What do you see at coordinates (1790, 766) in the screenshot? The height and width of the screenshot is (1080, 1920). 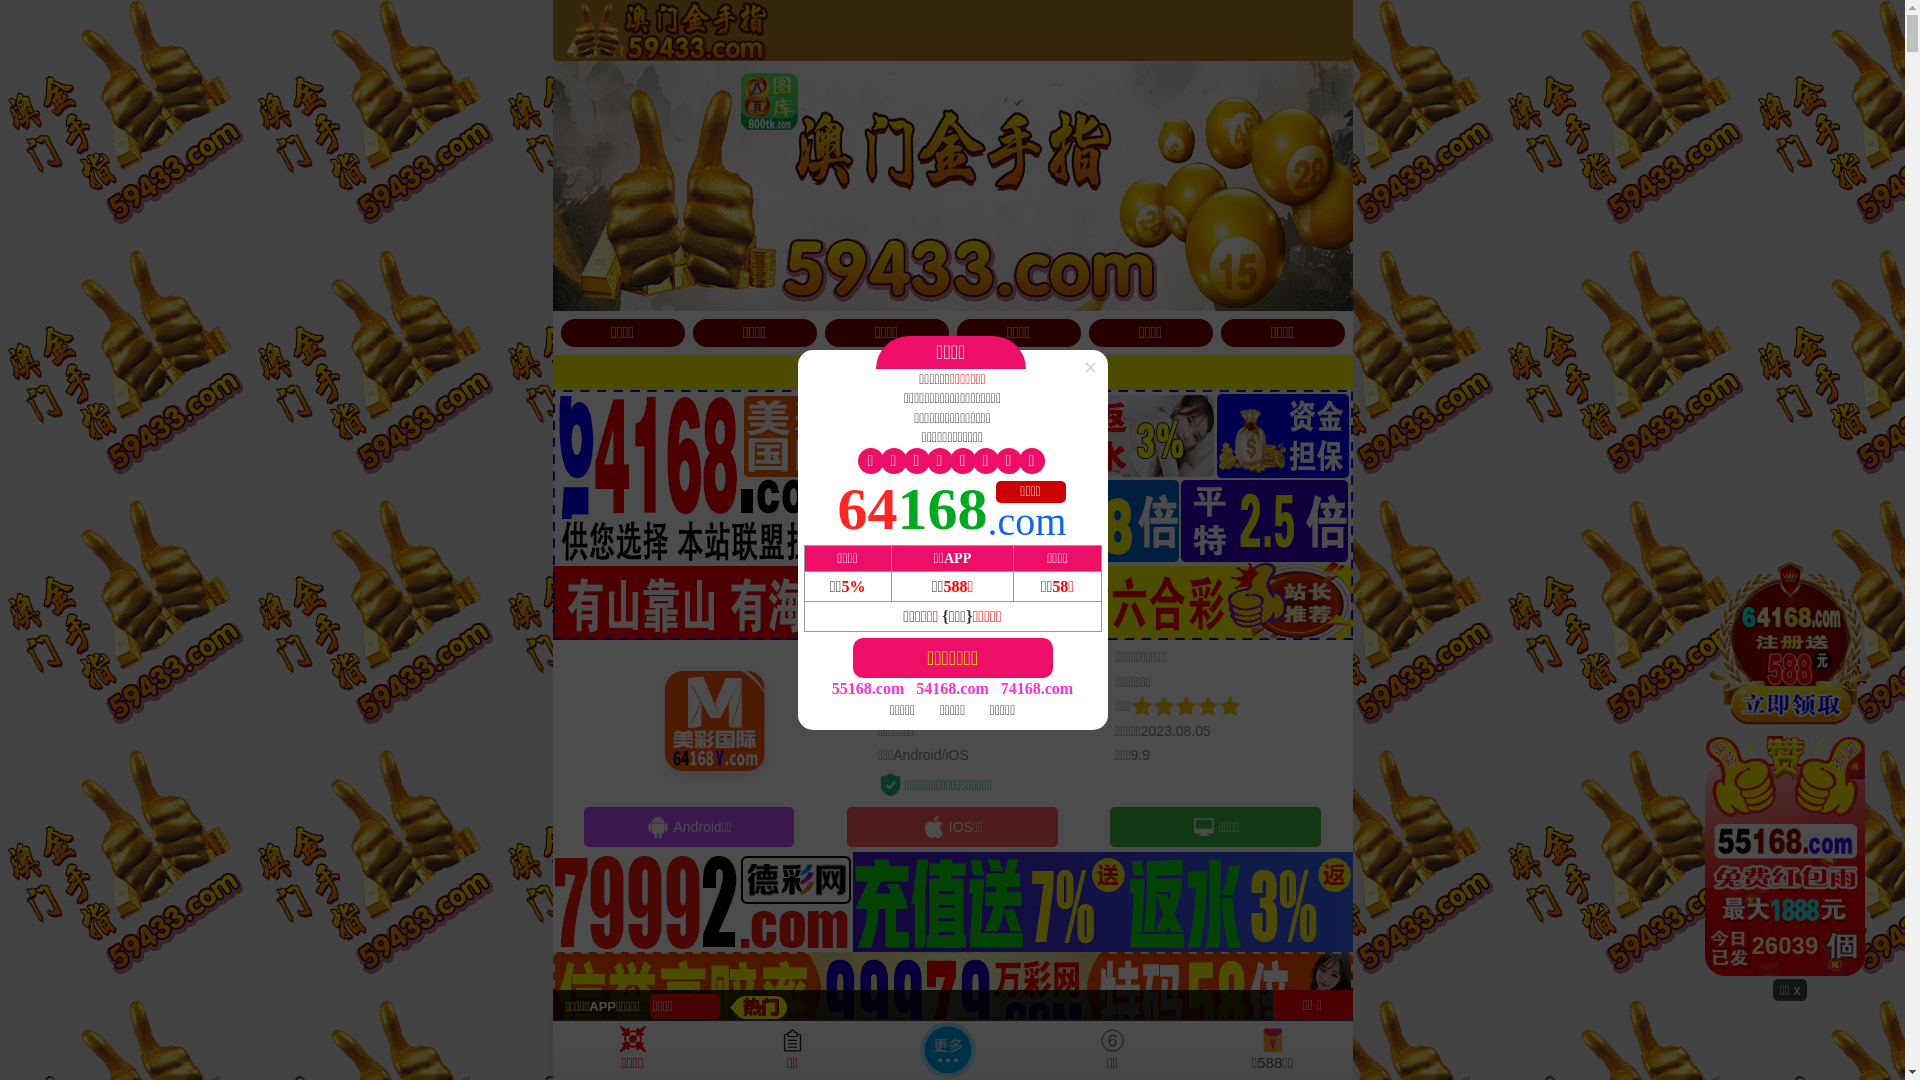 I see `'26377'` at bounding box center [1790, 766].